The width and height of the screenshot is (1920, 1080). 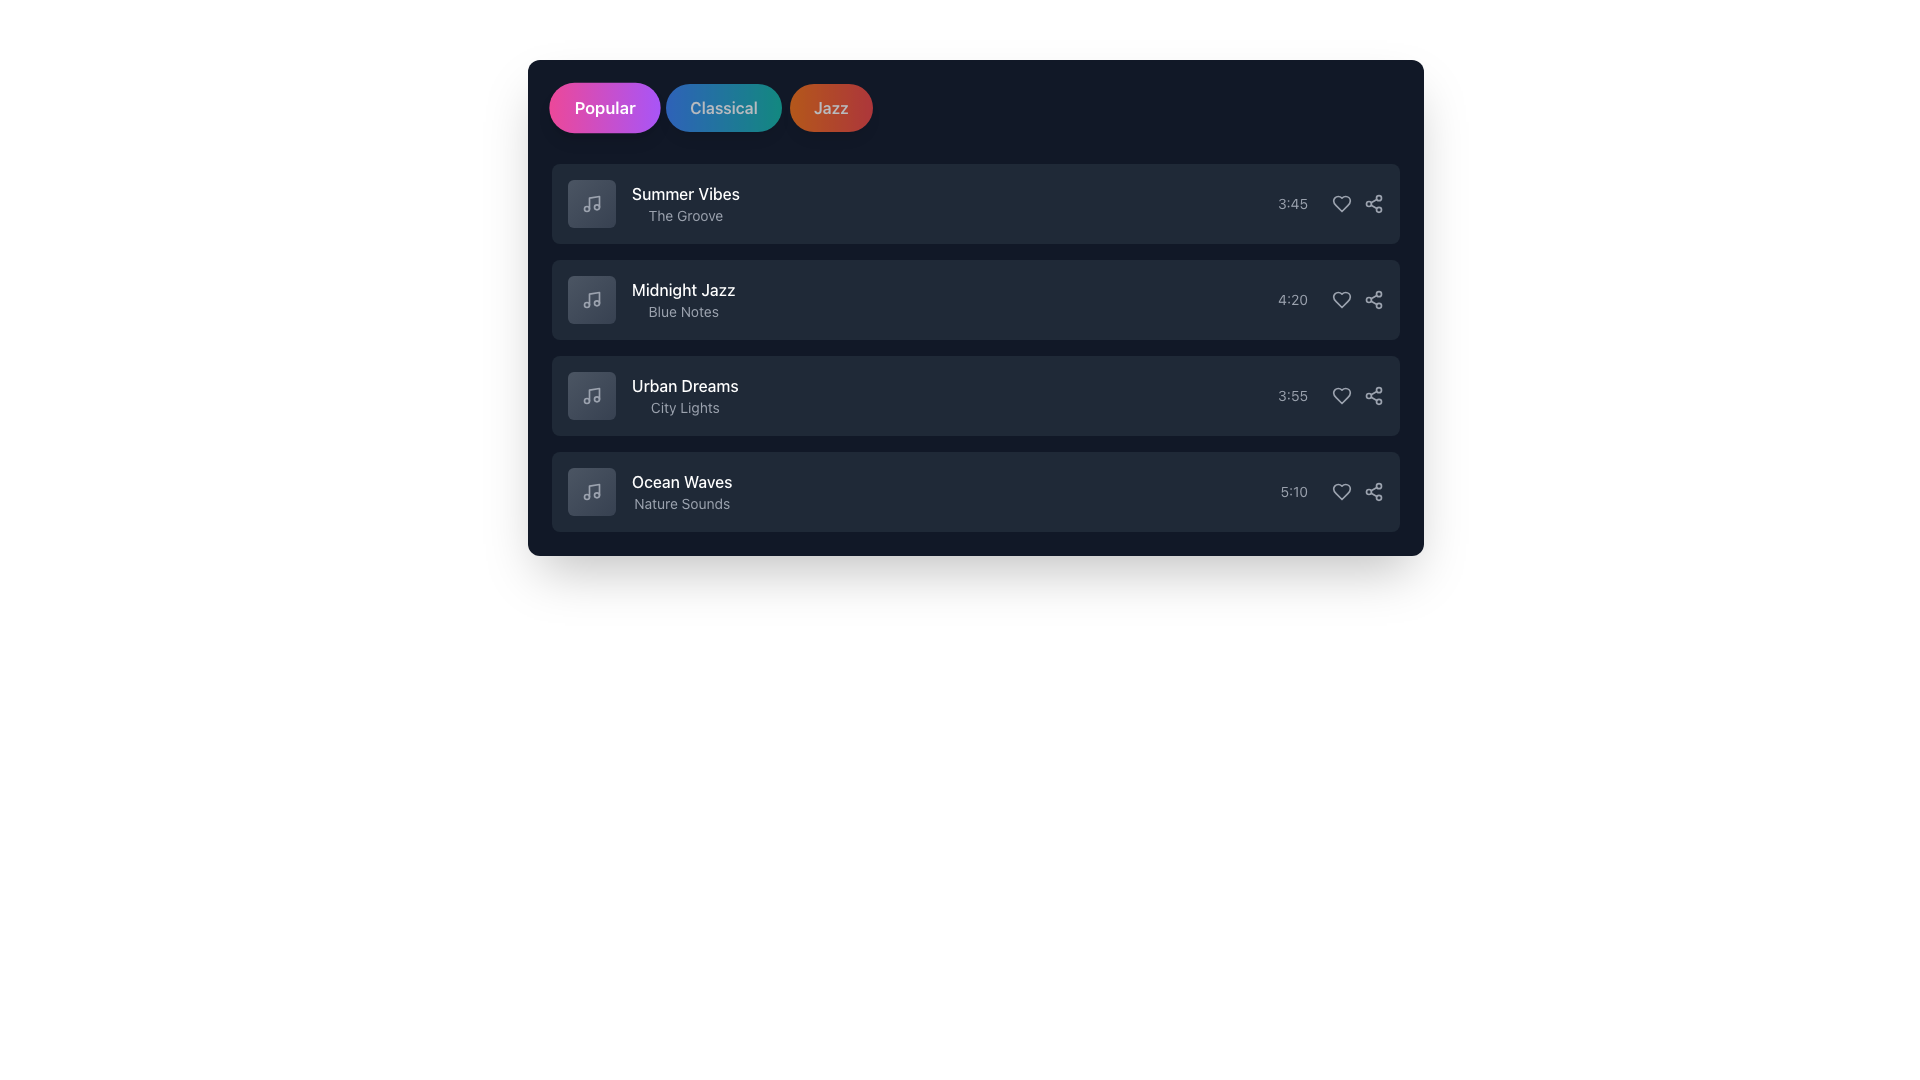 I want to click on the media item entry for 'Midnight Jazz' by 'Blue Notes', so click(x=651, y=300).